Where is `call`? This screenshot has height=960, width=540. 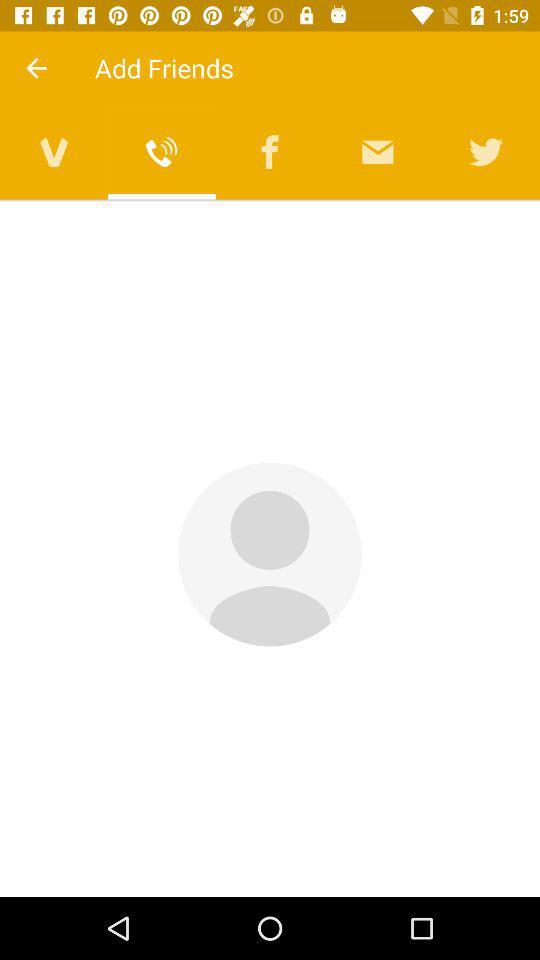 call is located at coordinates (161, 151).